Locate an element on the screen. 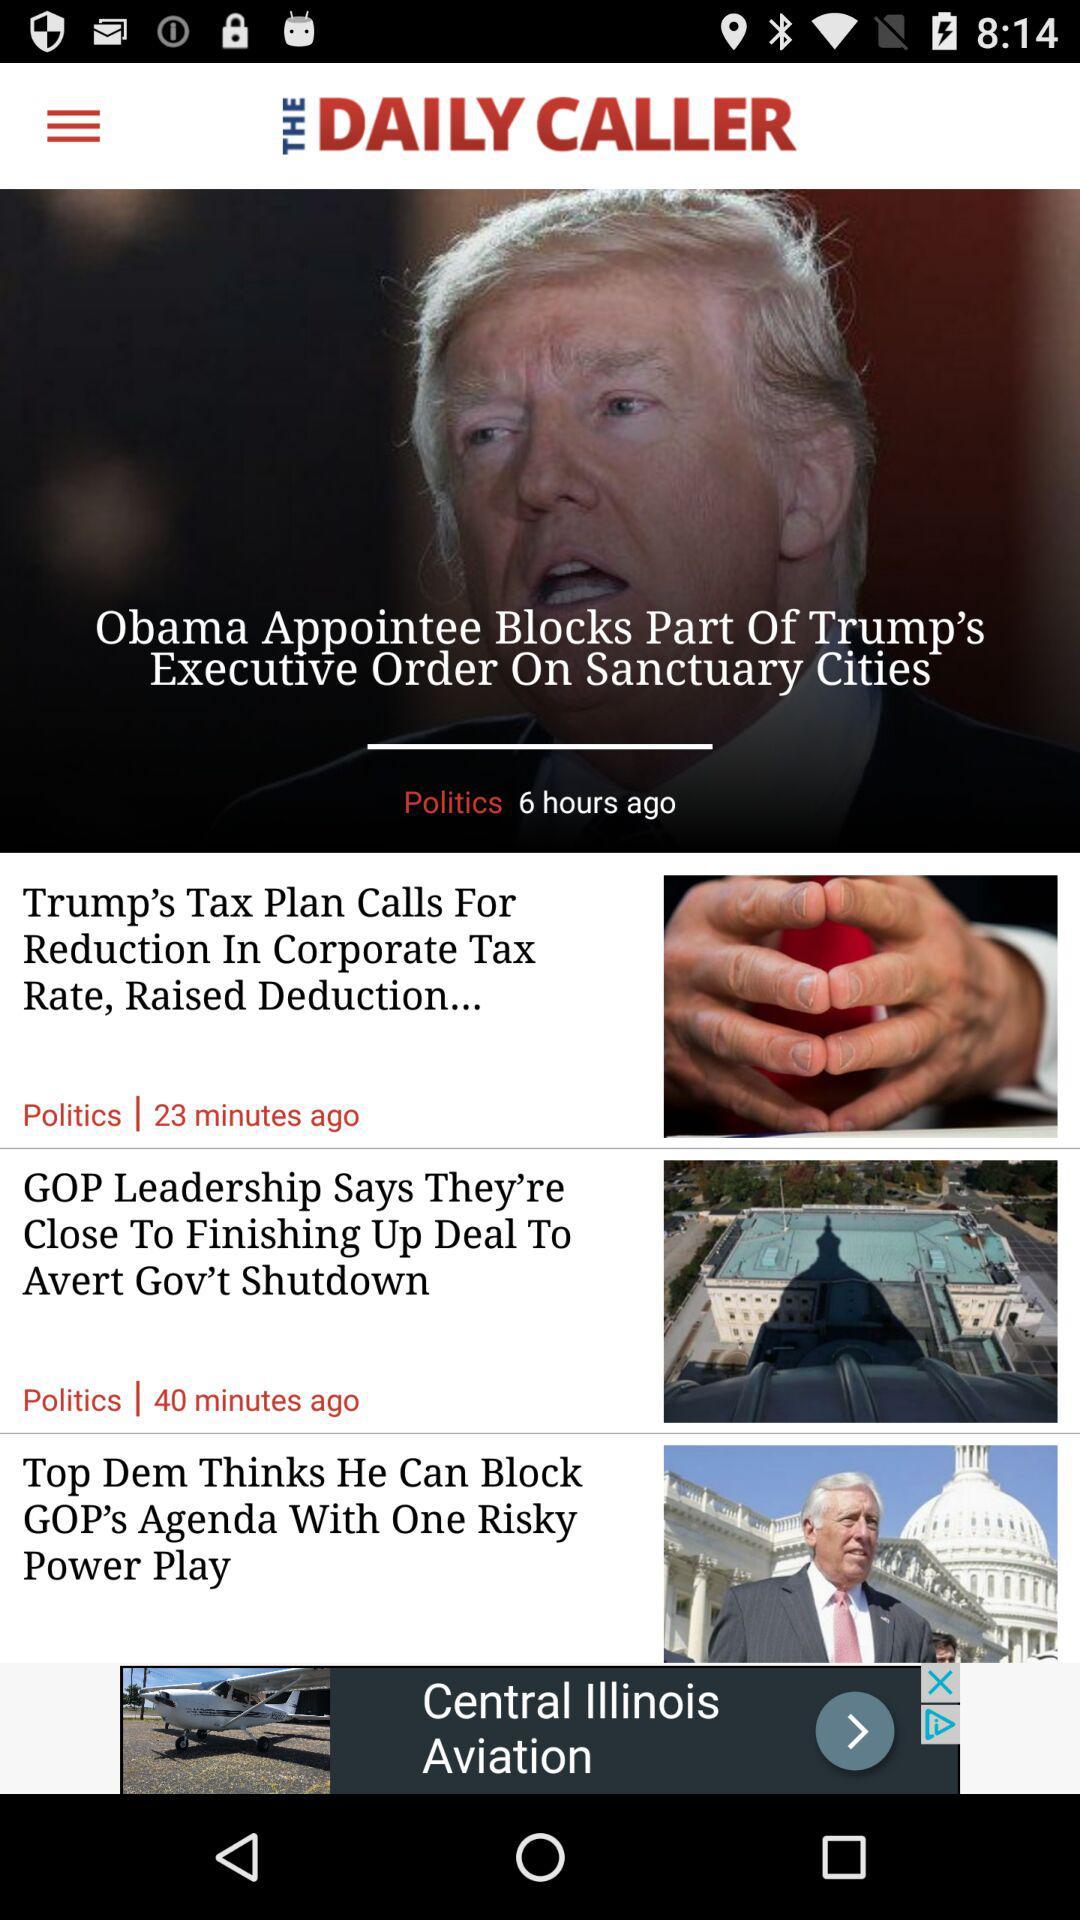 This screenshot has height=1920, width=1080. show menu is located at coordinates (72, 124).